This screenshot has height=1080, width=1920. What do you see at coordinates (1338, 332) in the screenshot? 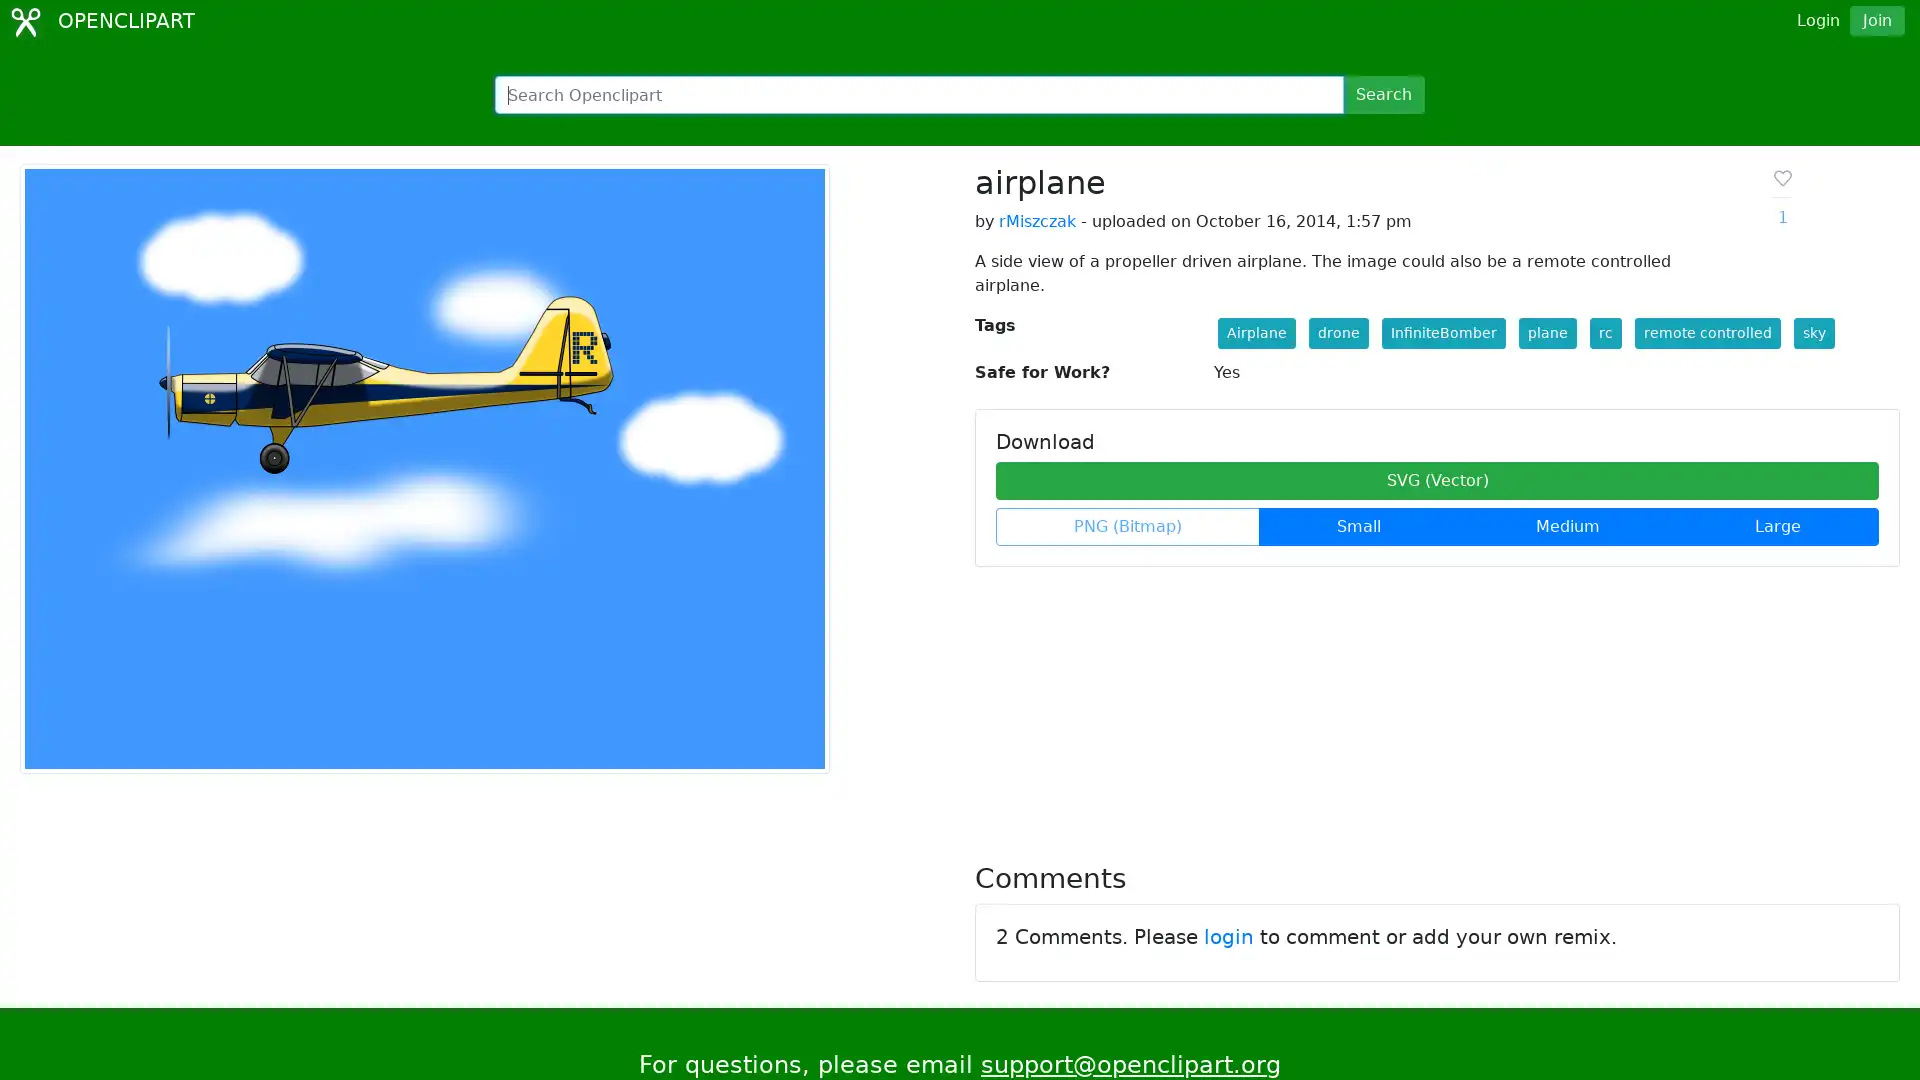
I see `drone` at bounding box center [1338, 332].